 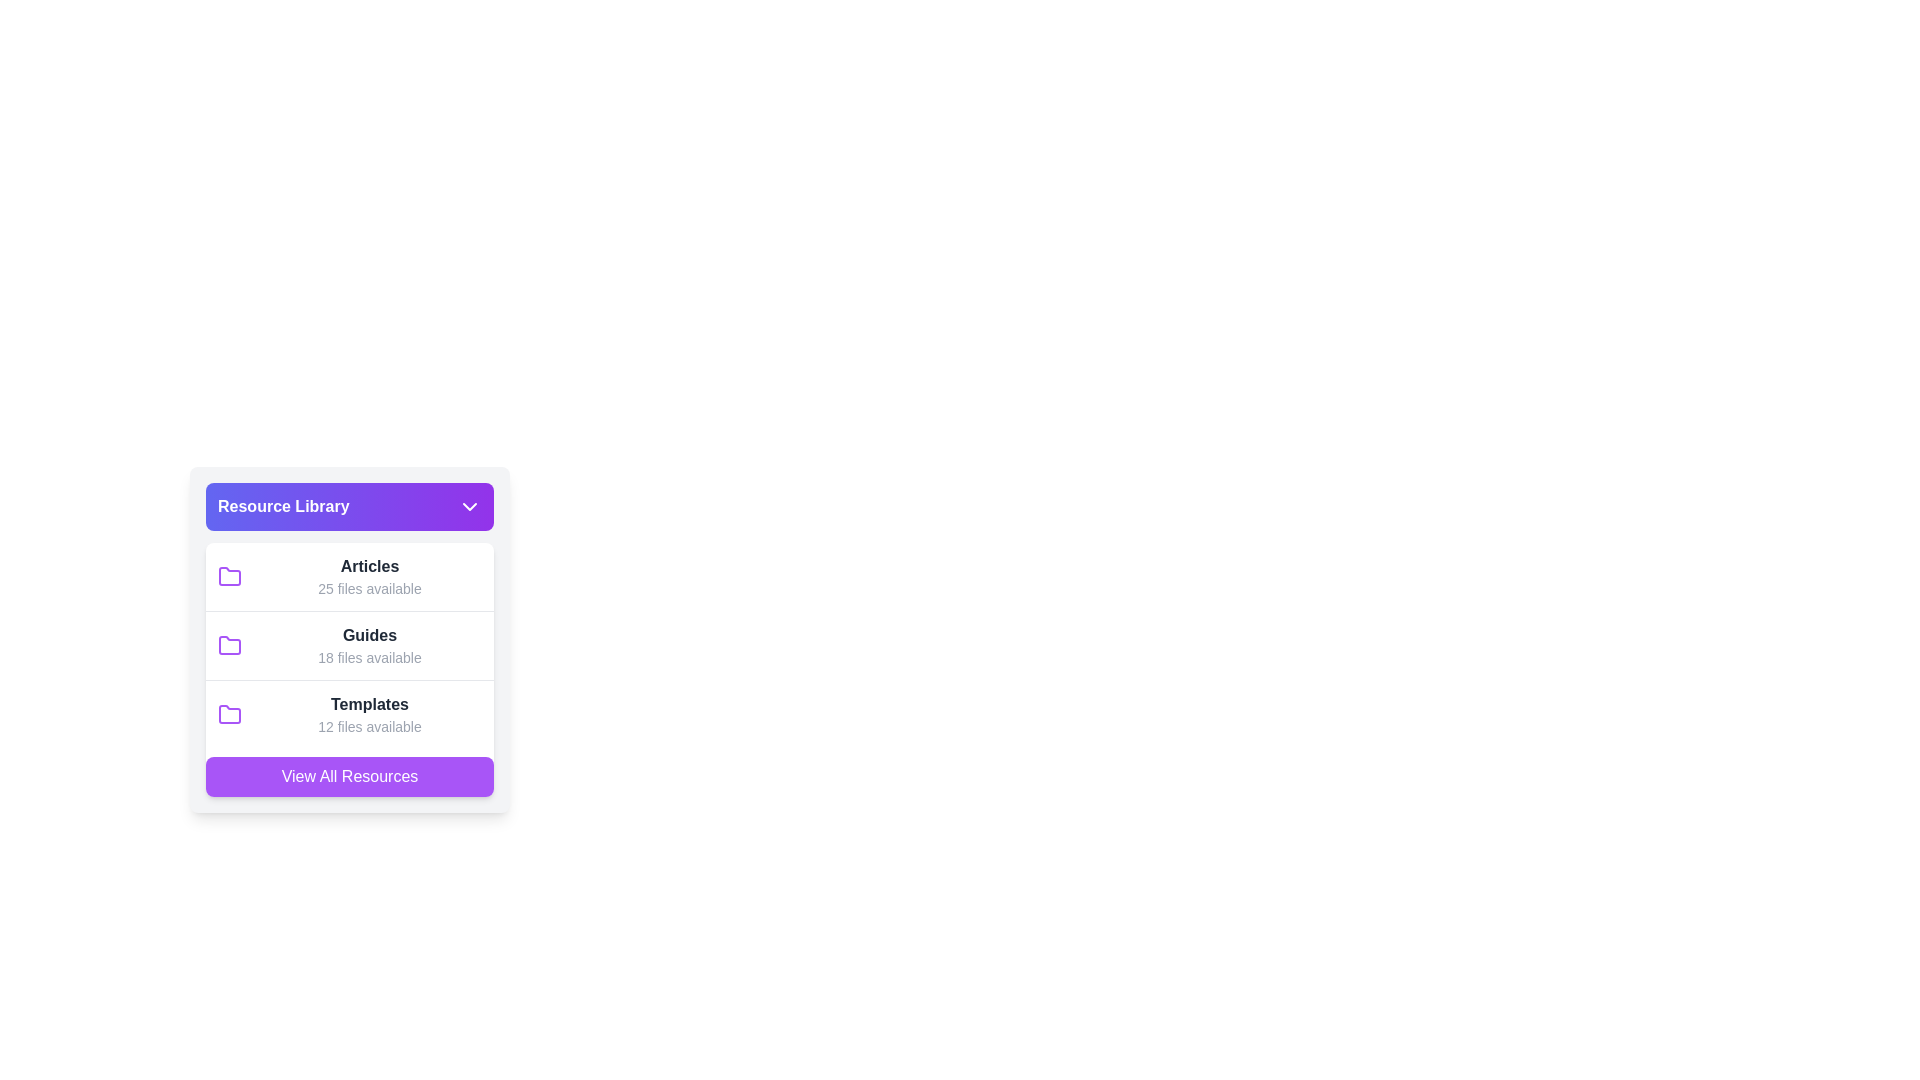 I want to click on the button located at the bottom of the 'Resource Library' card to change its opacity, so click(x=350, y=775).